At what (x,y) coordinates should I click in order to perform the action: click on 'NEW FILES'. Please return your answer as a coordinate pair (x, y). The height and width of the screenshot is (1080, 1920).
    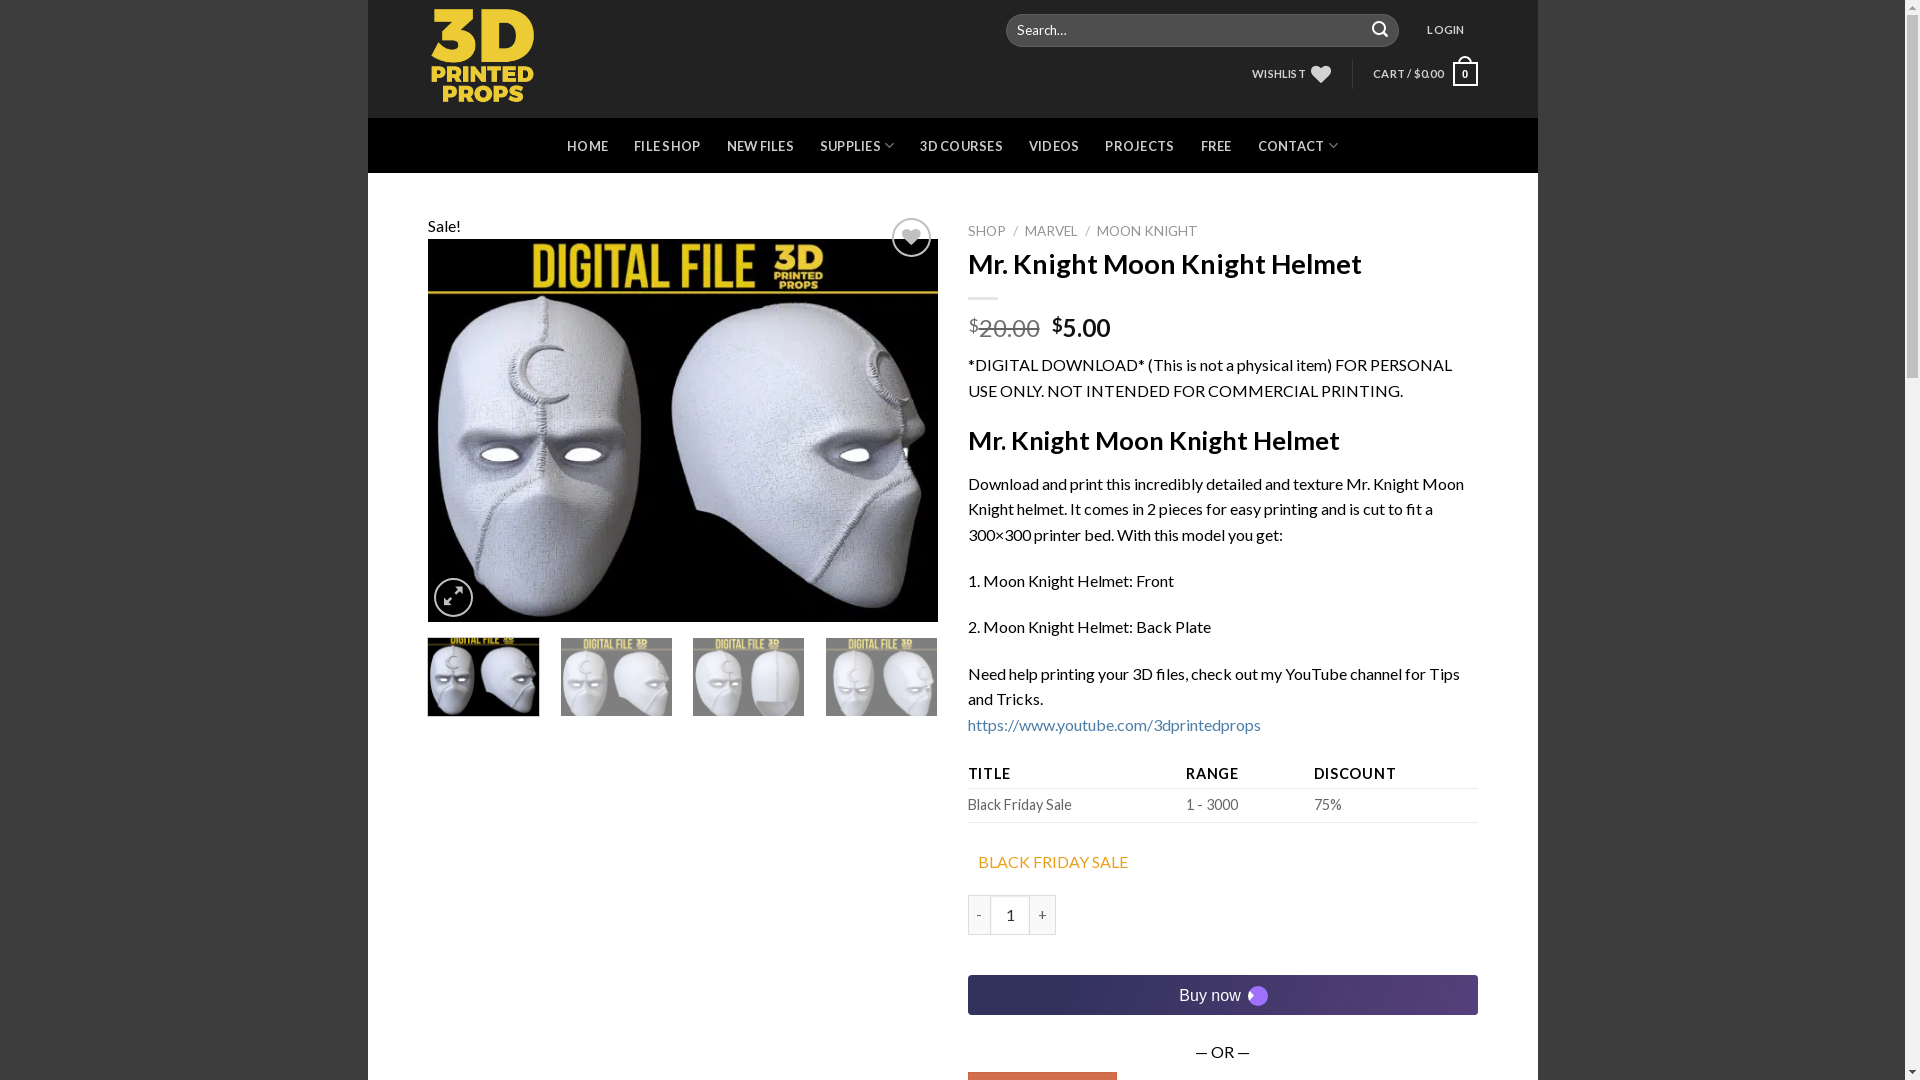
    Looking at the image, I should click on (759, 145).